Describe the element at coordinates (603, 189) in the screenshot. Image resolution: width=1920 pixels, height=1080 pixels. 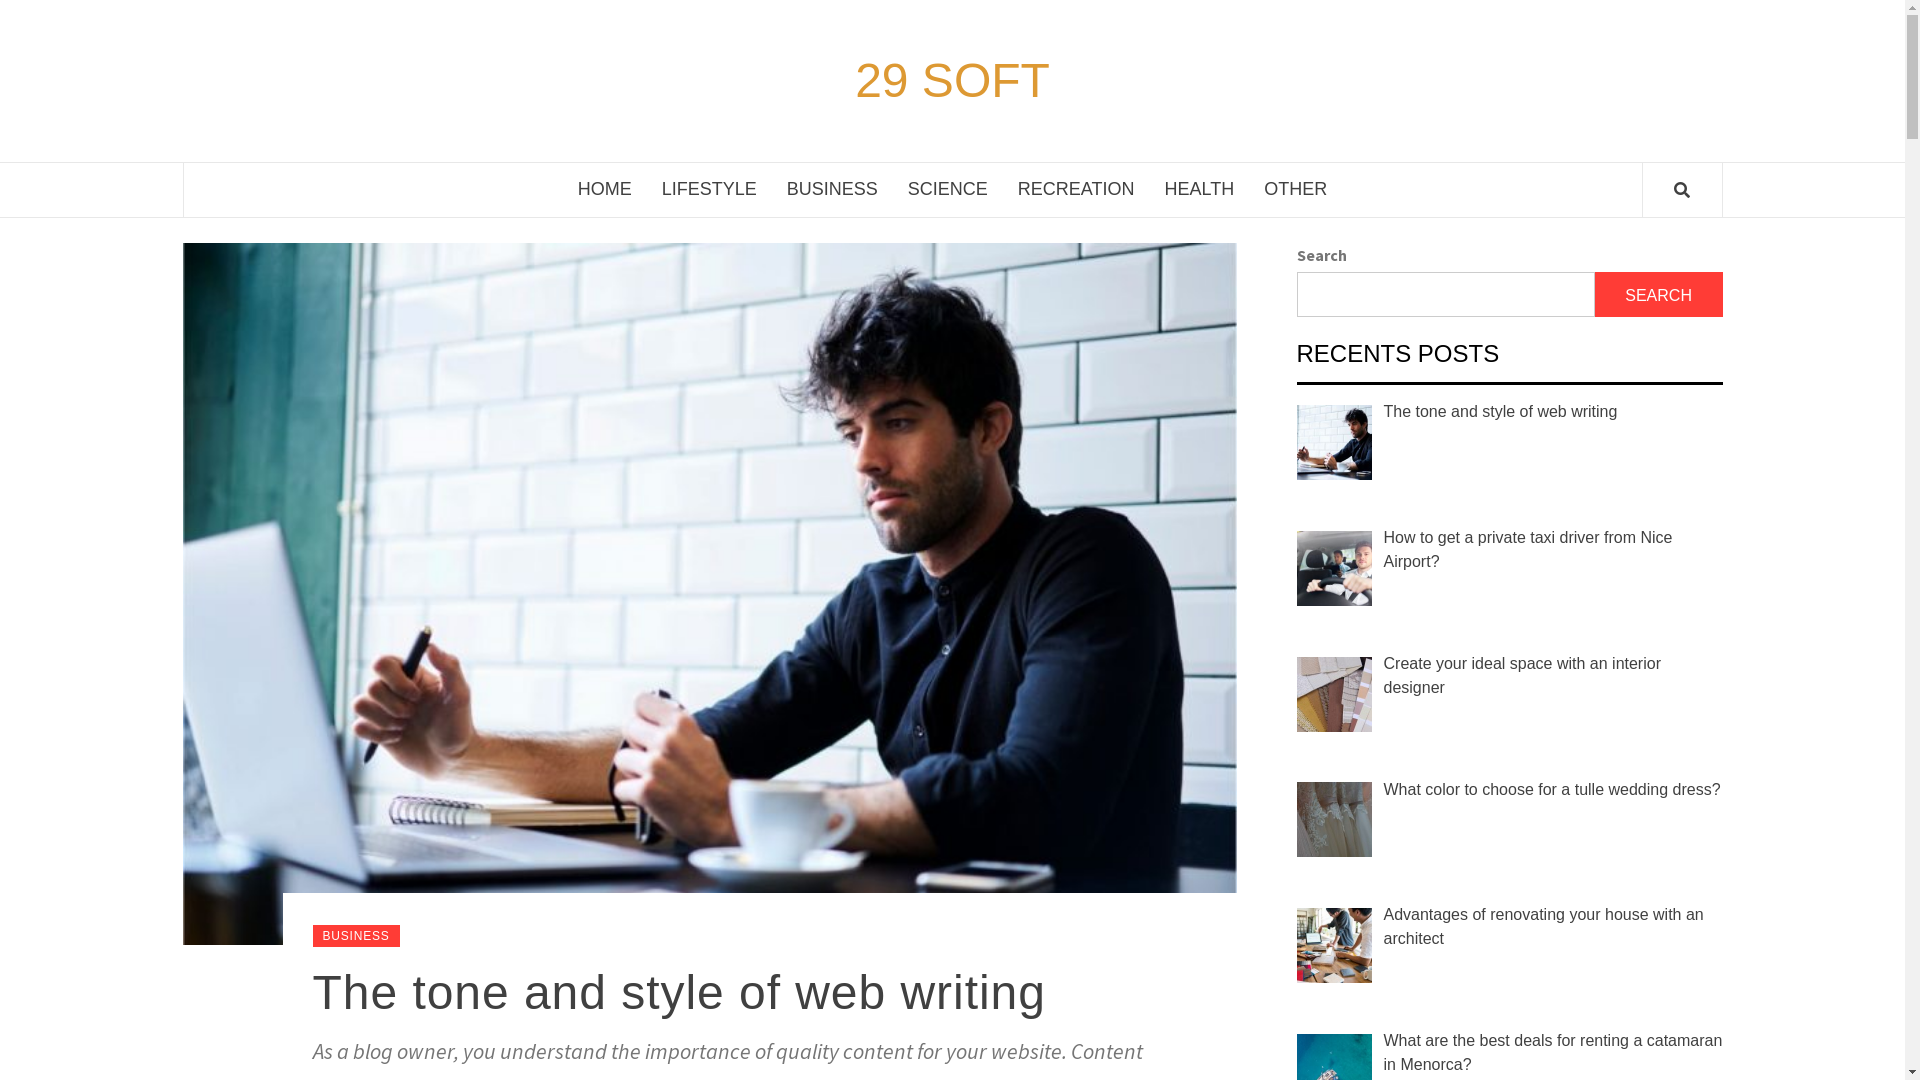
I see `'HOME'` at that location.